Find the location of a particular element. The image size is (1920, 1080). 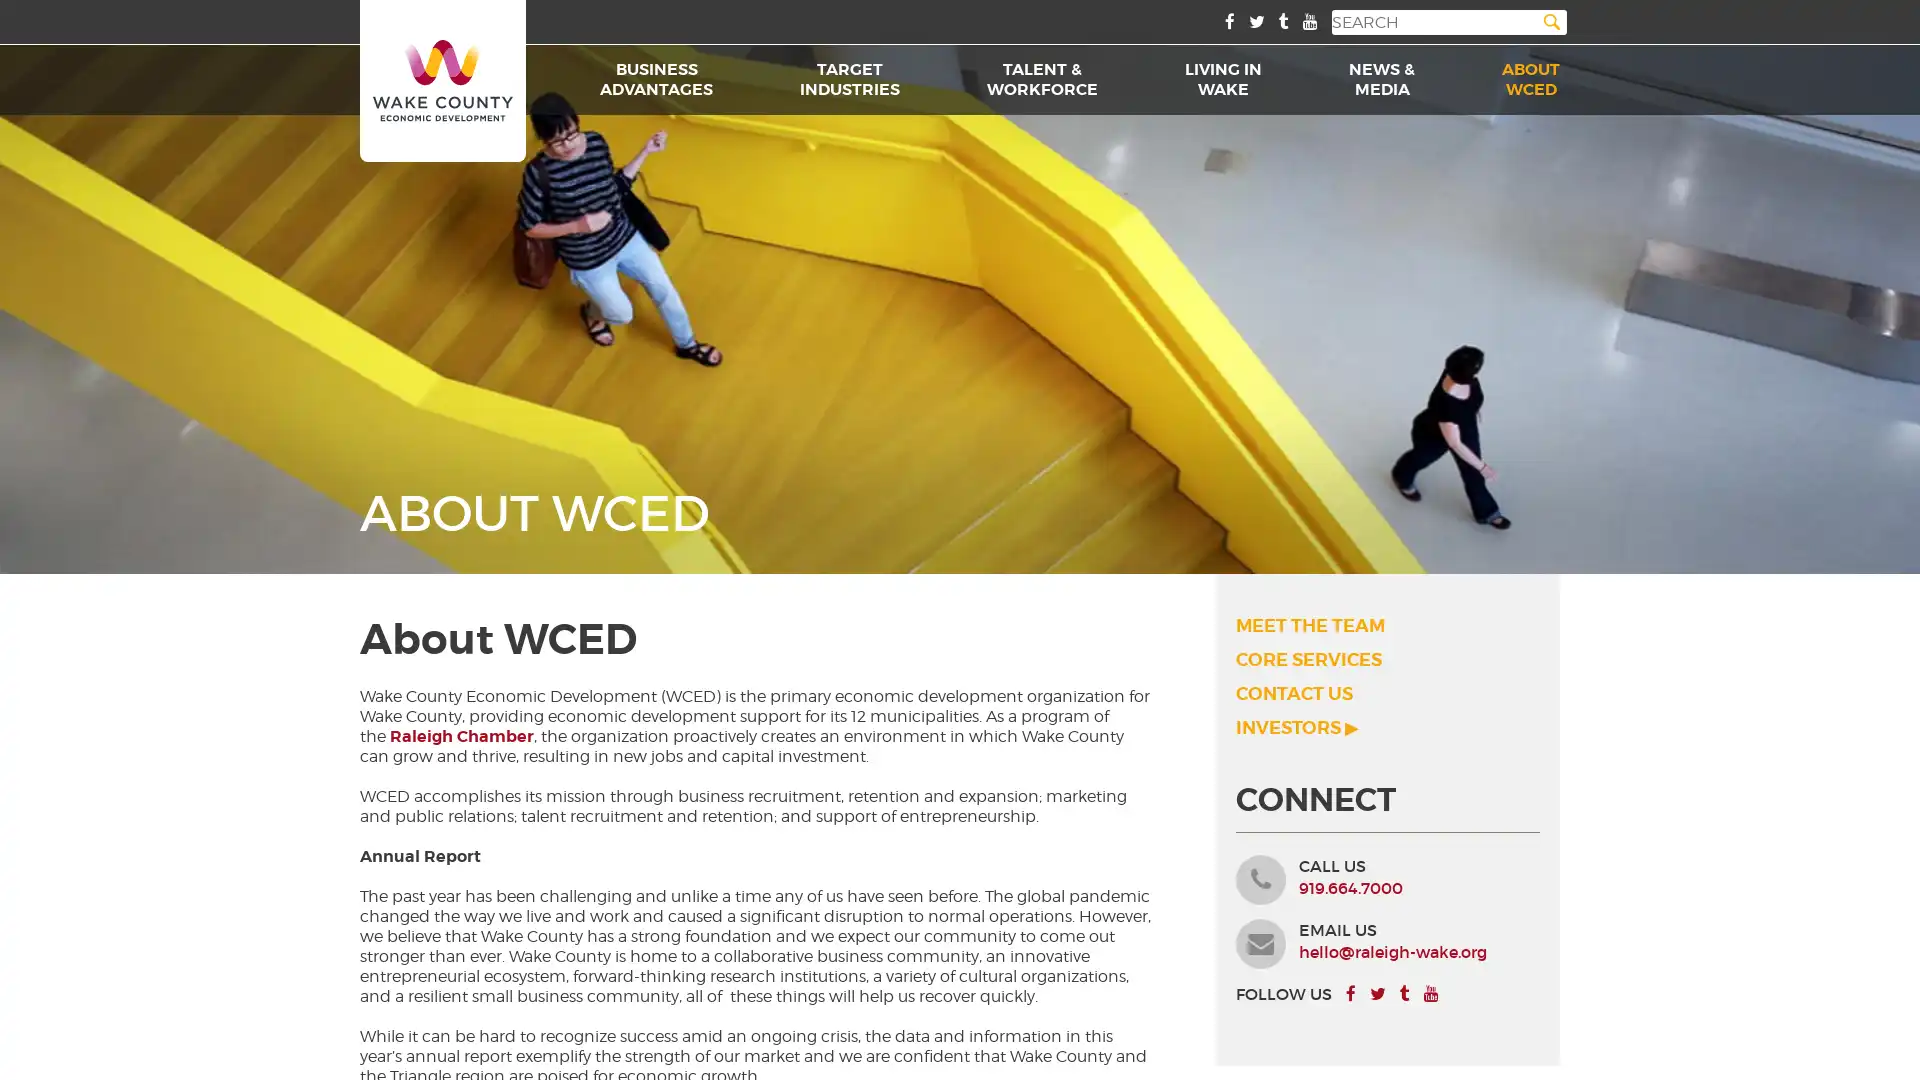

Search is located at coordinates (1550, 22).